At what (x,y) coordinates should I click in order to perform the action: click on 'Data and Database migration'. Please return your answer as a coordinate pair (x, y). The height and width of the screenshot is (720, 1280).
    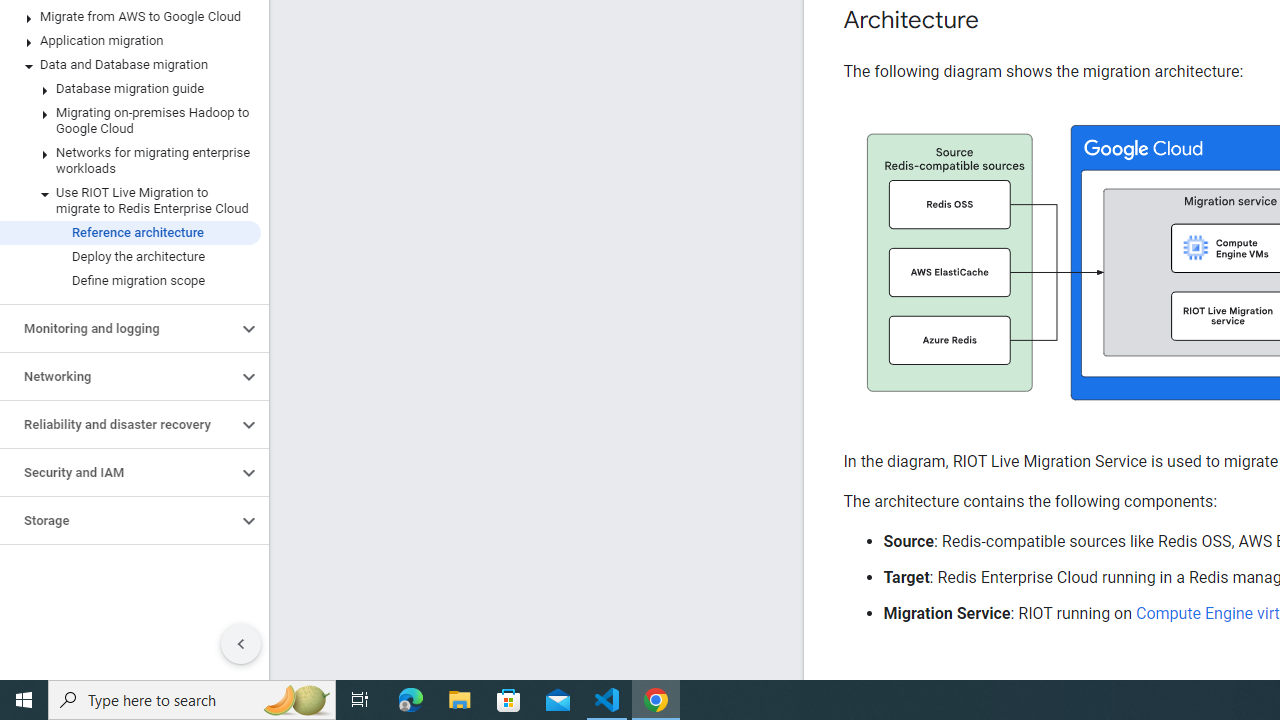
    Looking at the image, I should click on (129, 64).